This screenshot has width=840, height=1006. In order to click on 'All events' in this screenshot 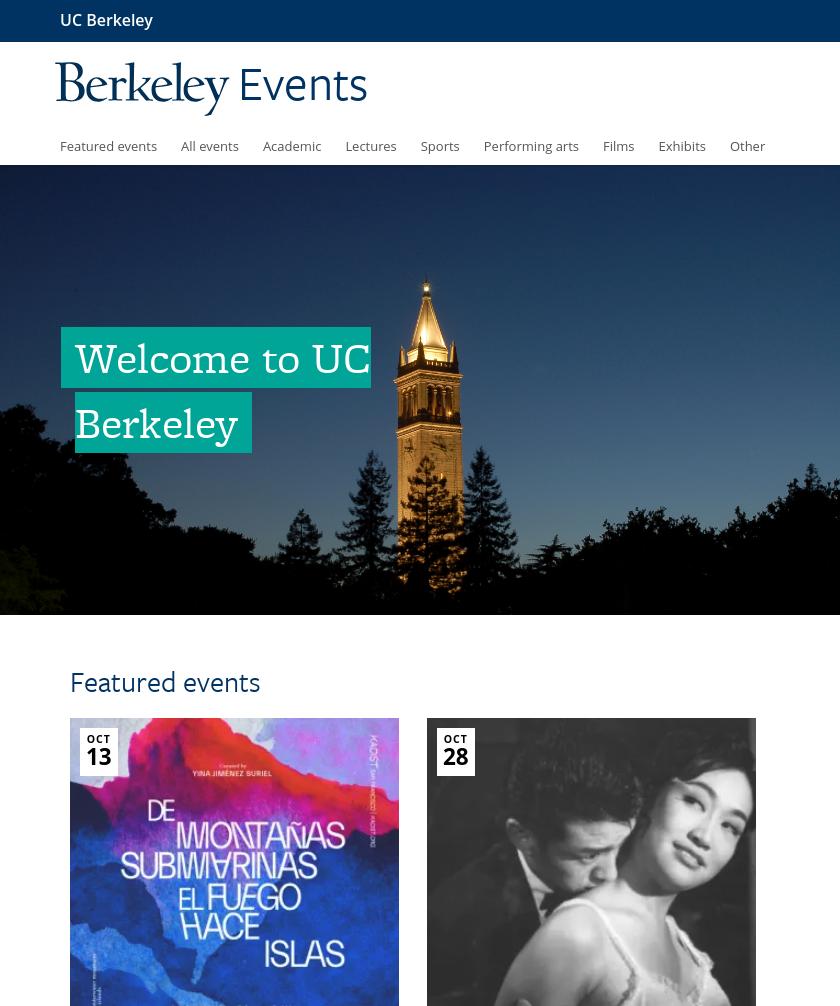, I will do `click(209, 144)`.